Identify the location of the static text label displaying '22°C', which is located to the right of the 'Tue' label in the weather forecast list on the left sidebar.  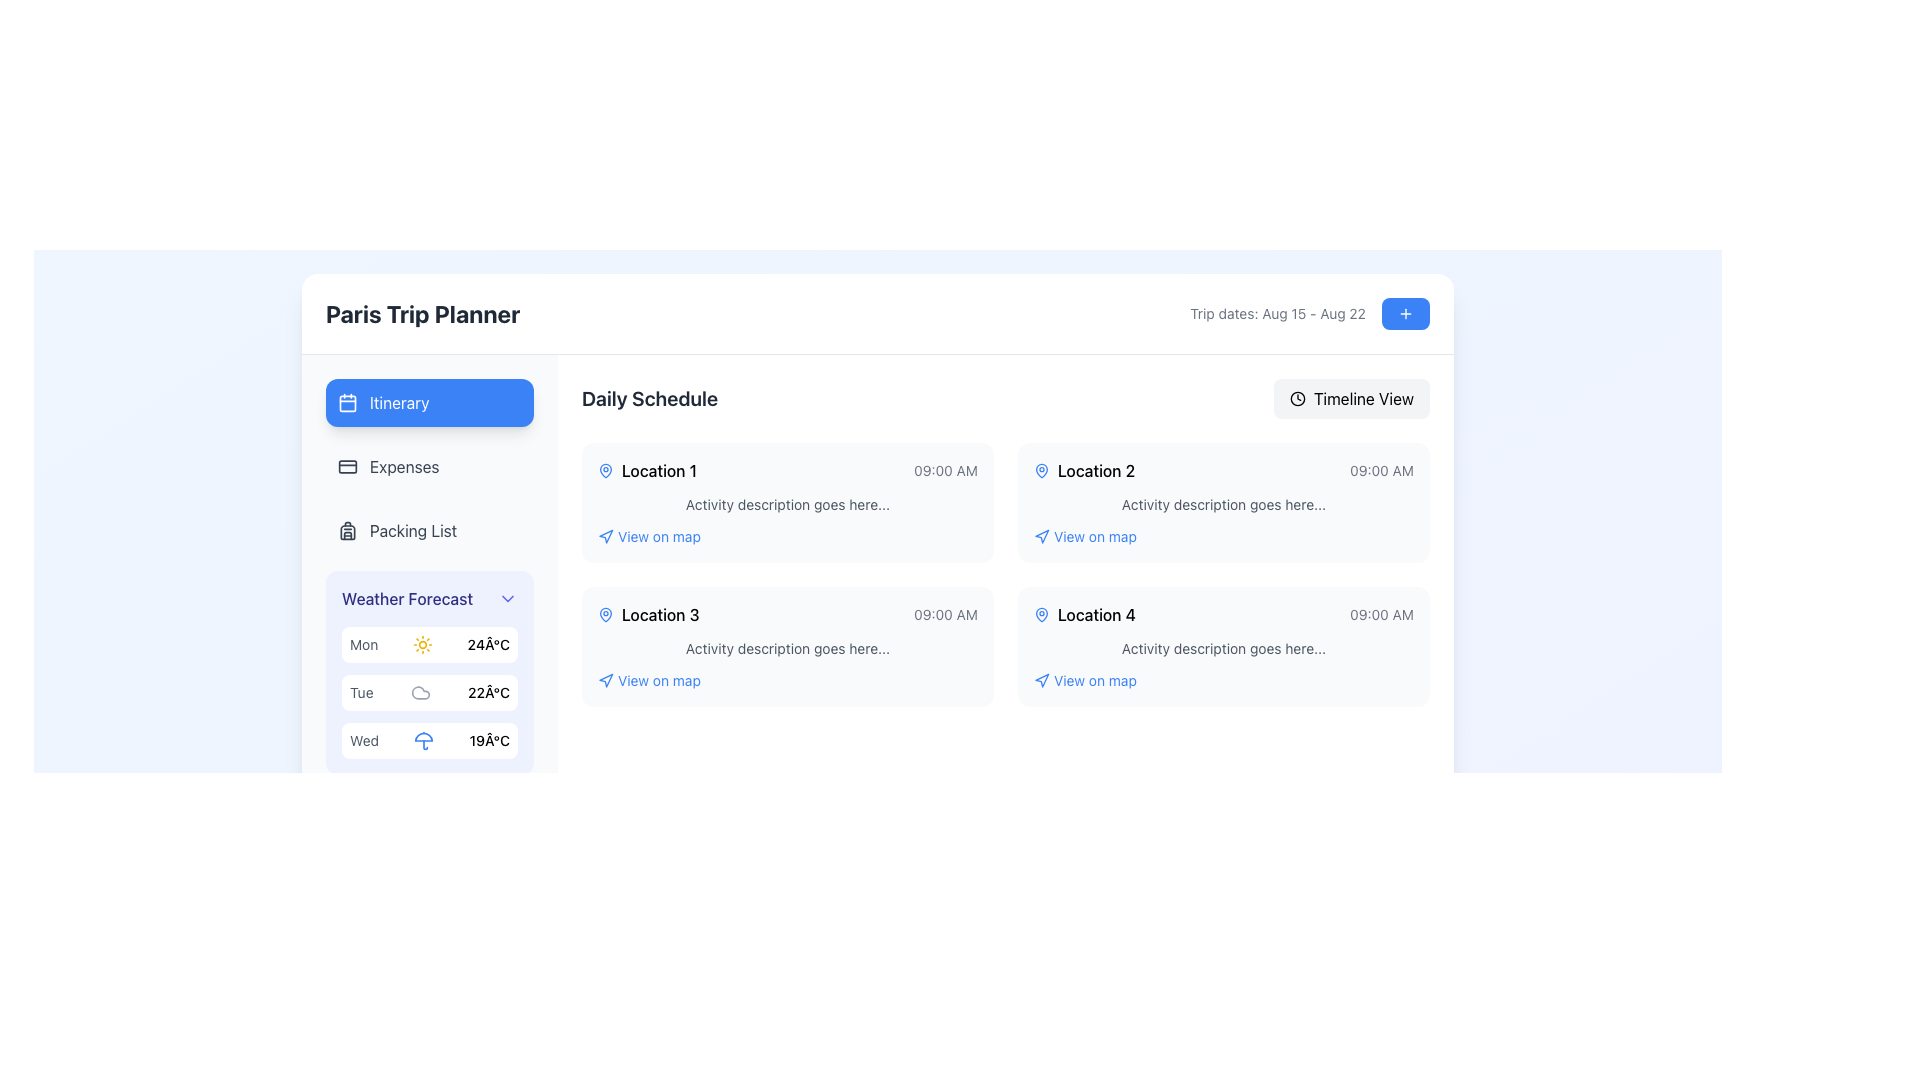
(489, 692).